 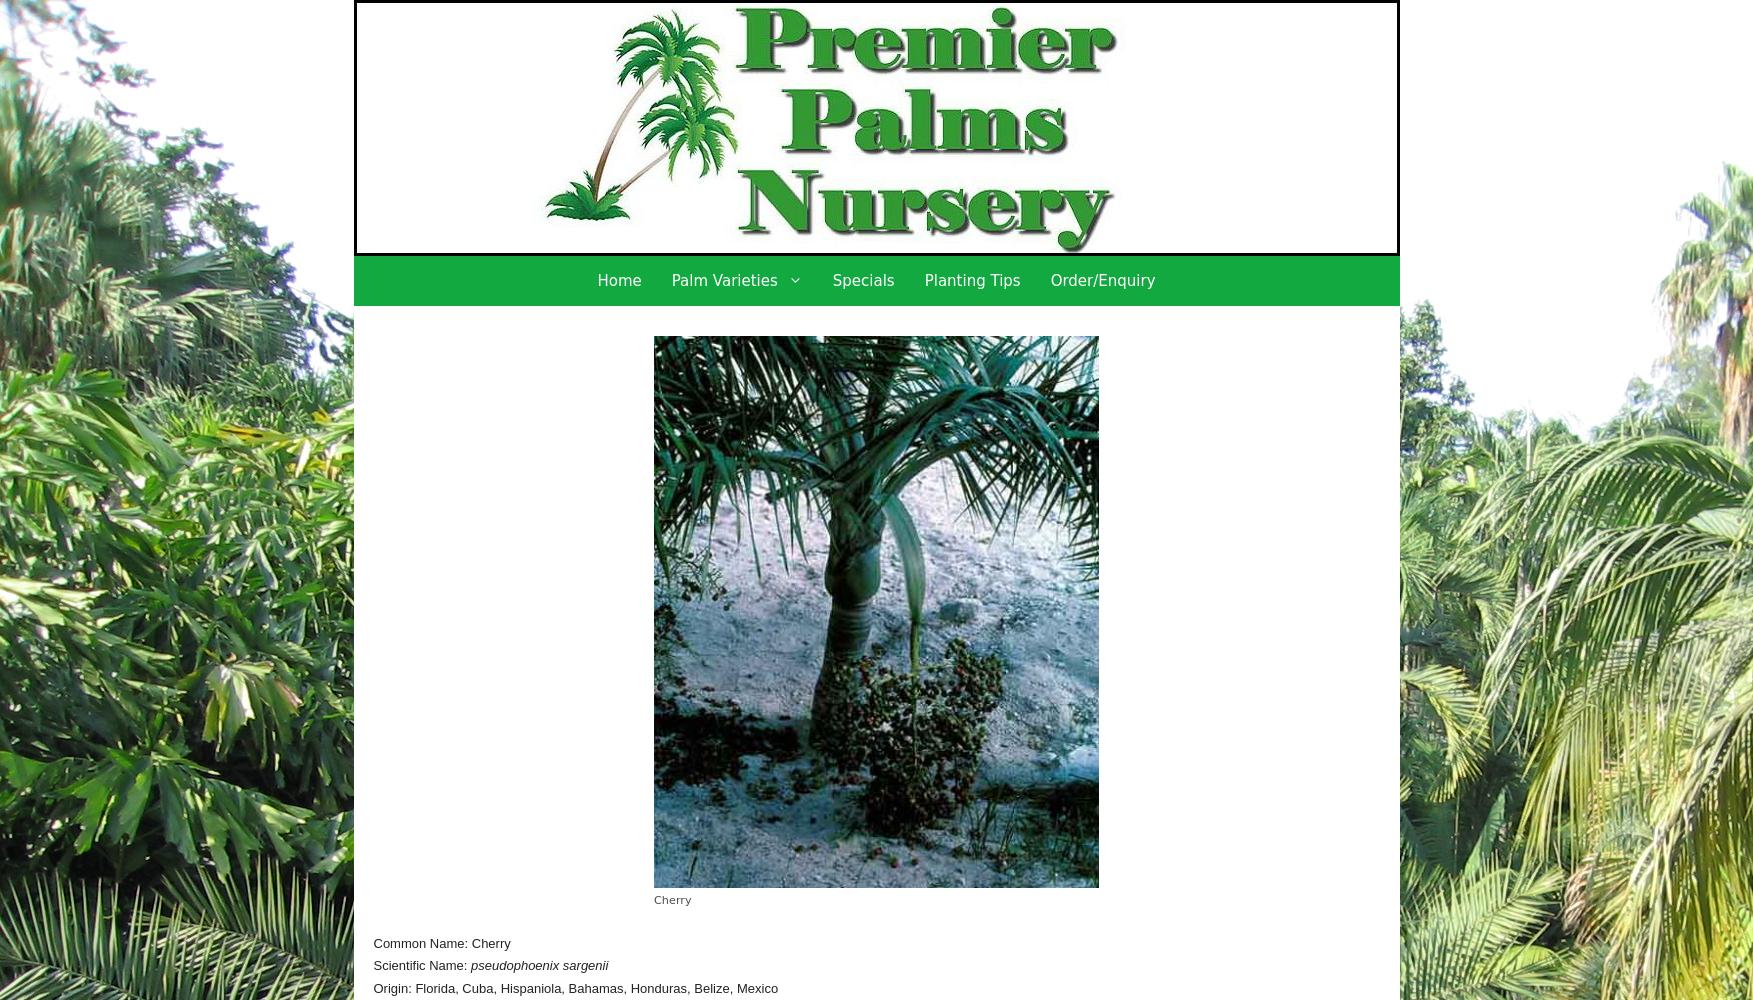 I want to click on 'Scientific Name:', so click(x=373, y=964).